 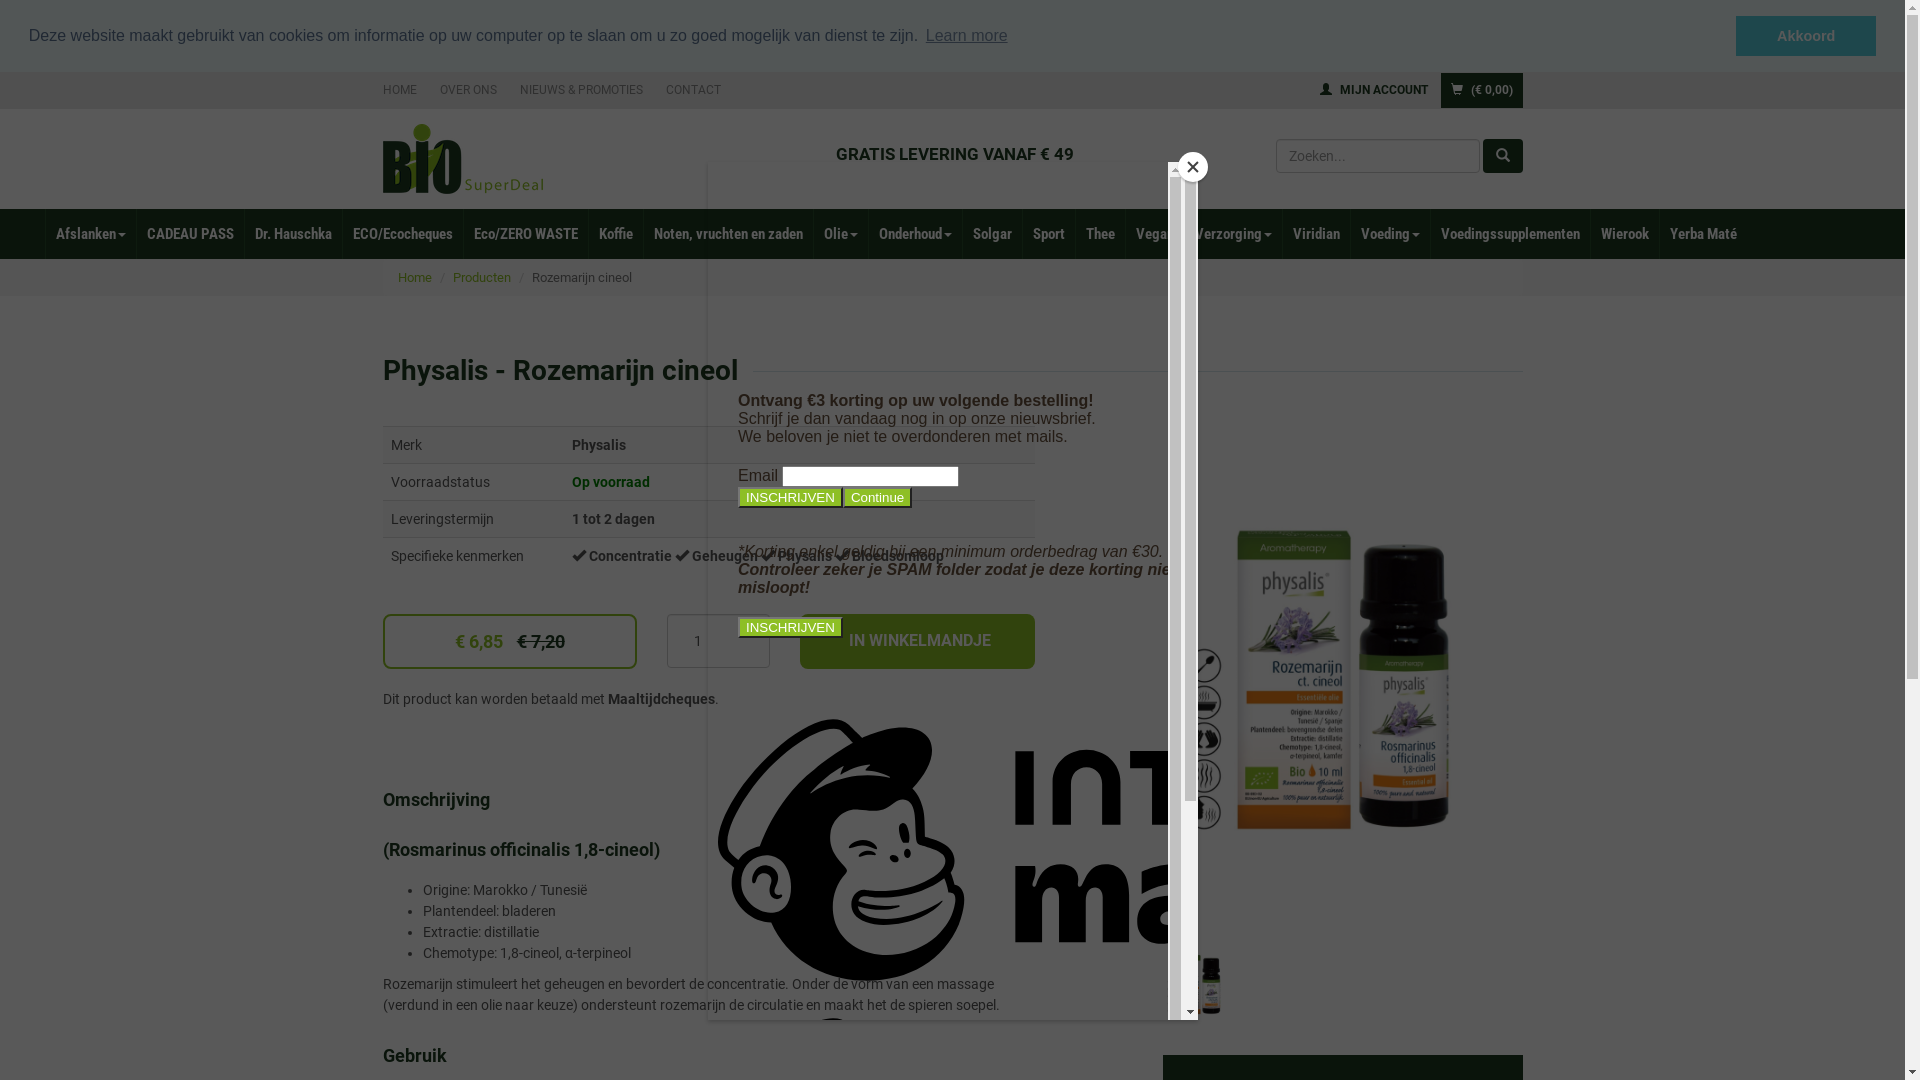 I want to click on 'Voedingssupplementen', so click(x=1510, y=231).